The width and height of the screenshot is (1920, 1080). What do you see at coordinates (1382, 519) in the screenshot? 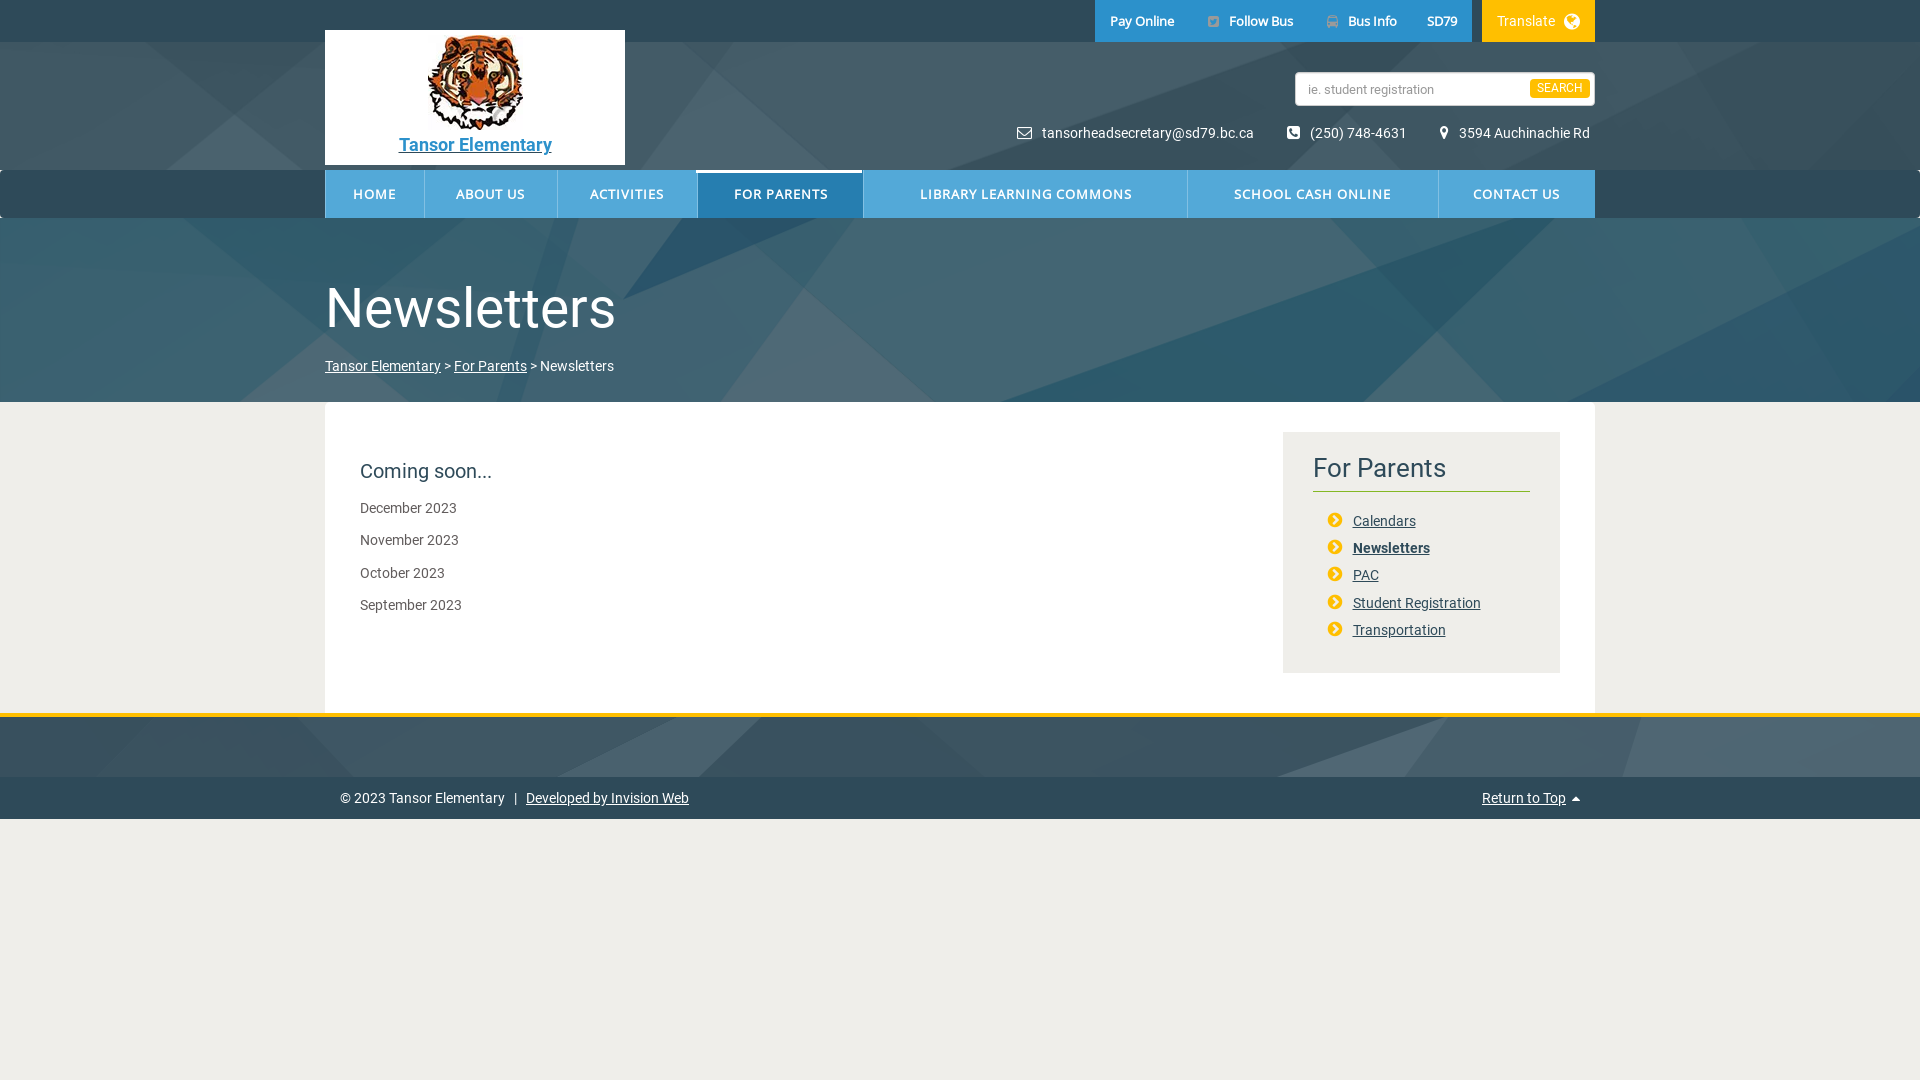
I see `'Calendars'` at bounding box center [1382, 519].